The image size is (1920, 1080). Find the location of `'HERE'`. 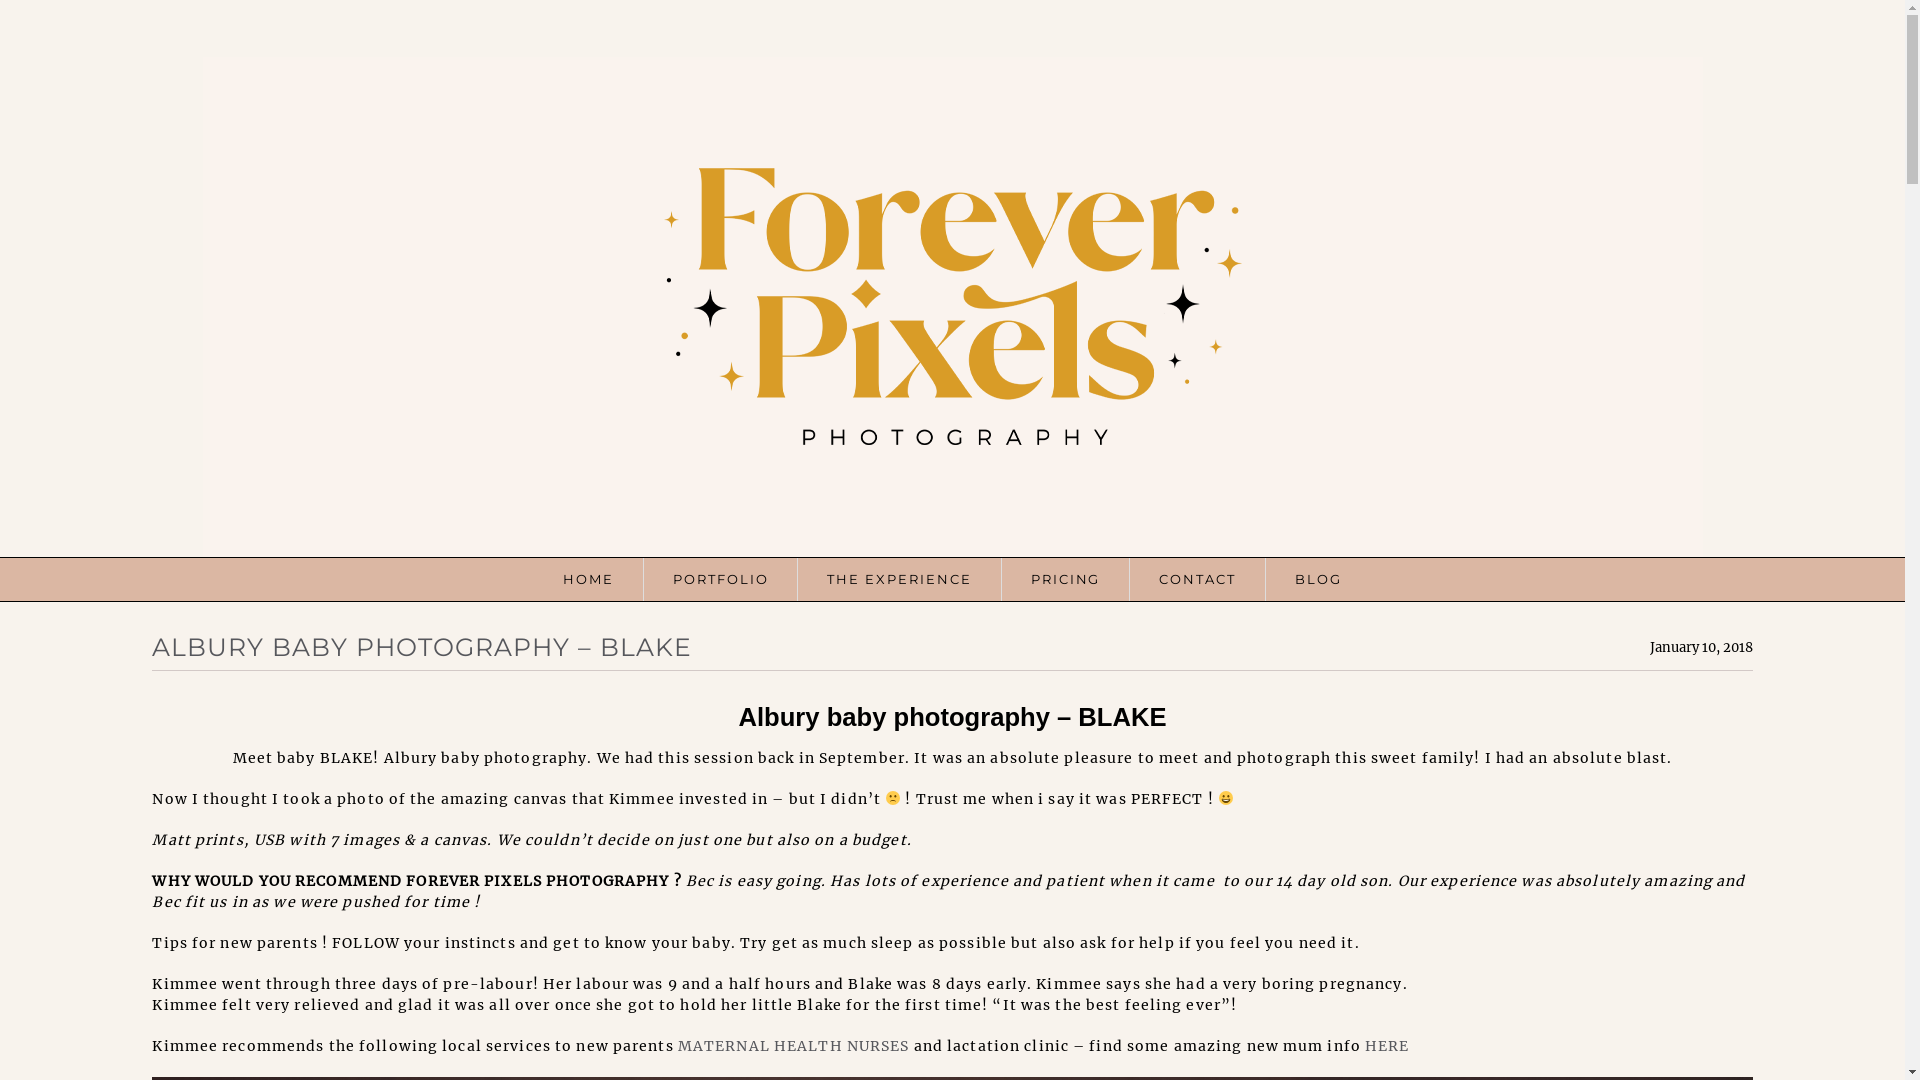

'HERE' is located at coordinates (1363, 1044).